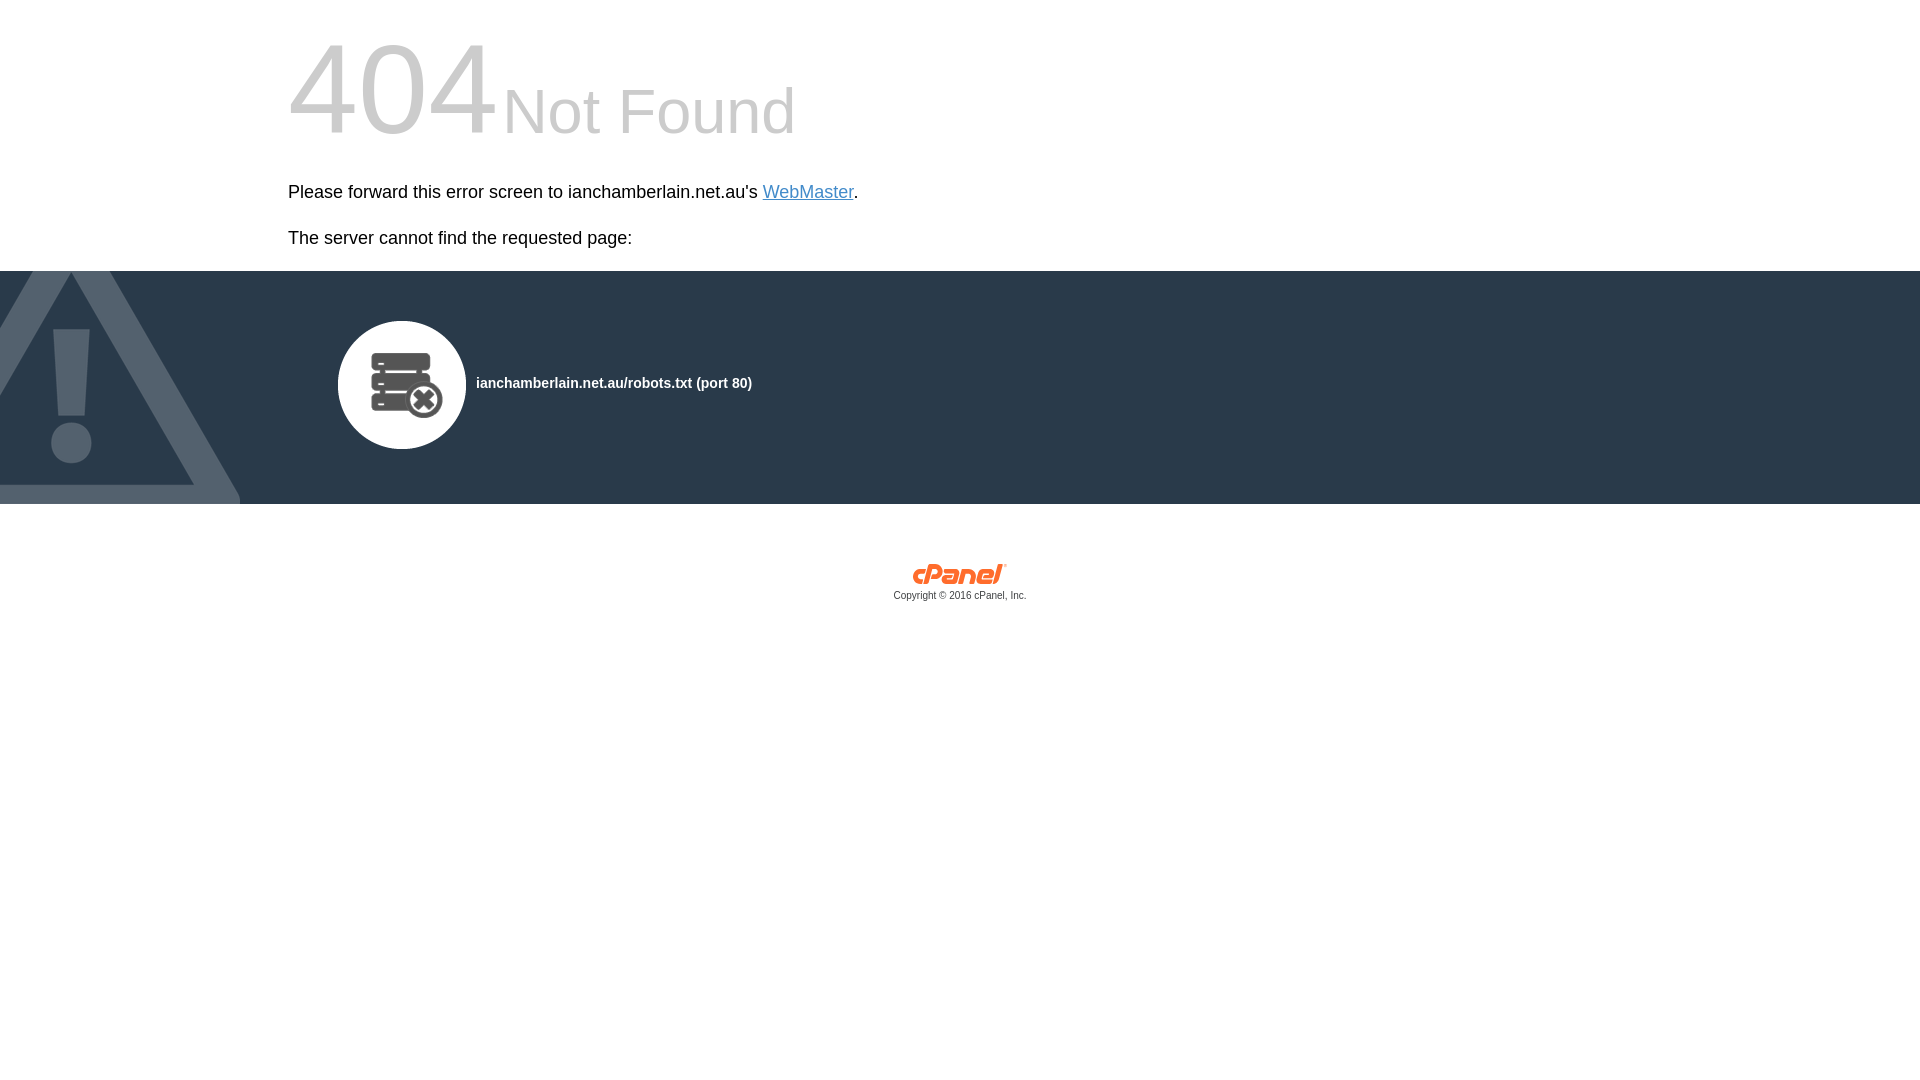 The image size is (1920, 1080). I want to click on 'WebMaster', so click(808, 192).